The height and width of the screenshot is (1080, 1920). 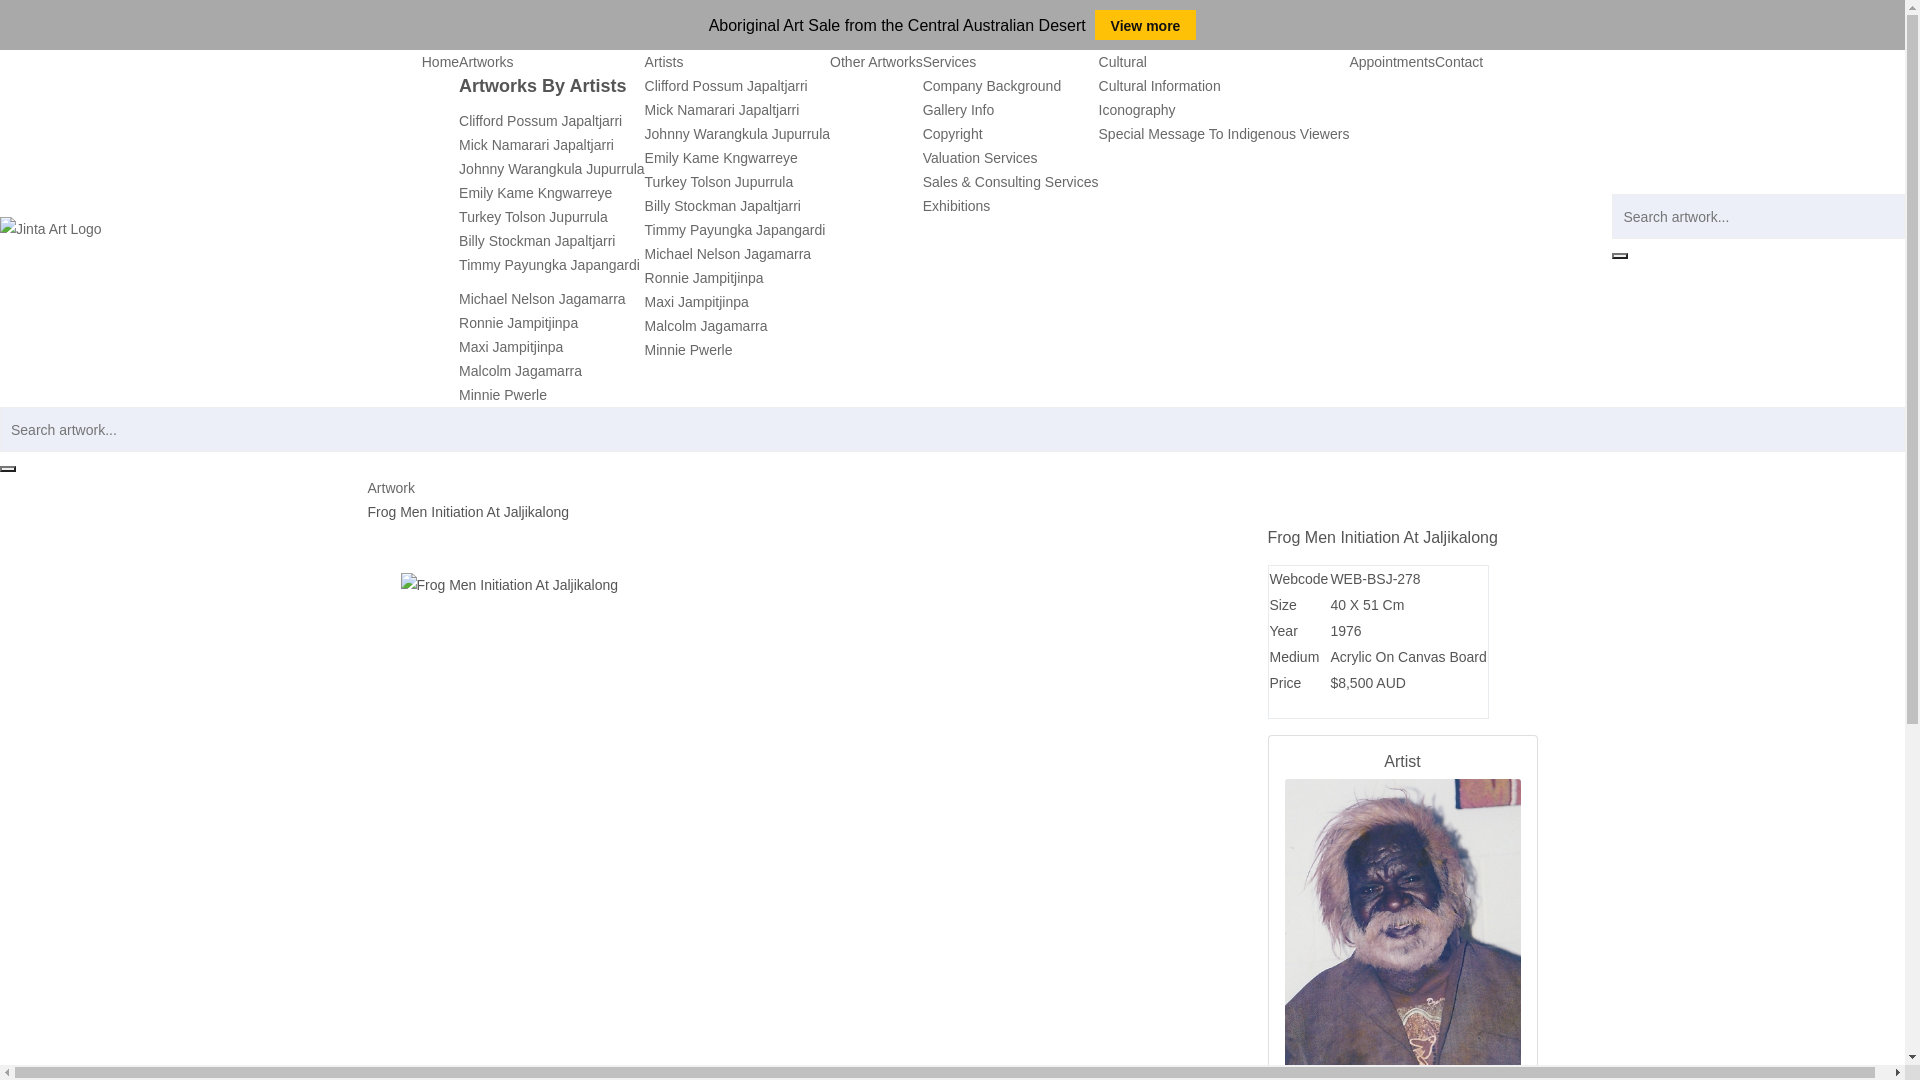 I want to click on 'Ronnie Jampitjinpa', so click(x=458, y=322).